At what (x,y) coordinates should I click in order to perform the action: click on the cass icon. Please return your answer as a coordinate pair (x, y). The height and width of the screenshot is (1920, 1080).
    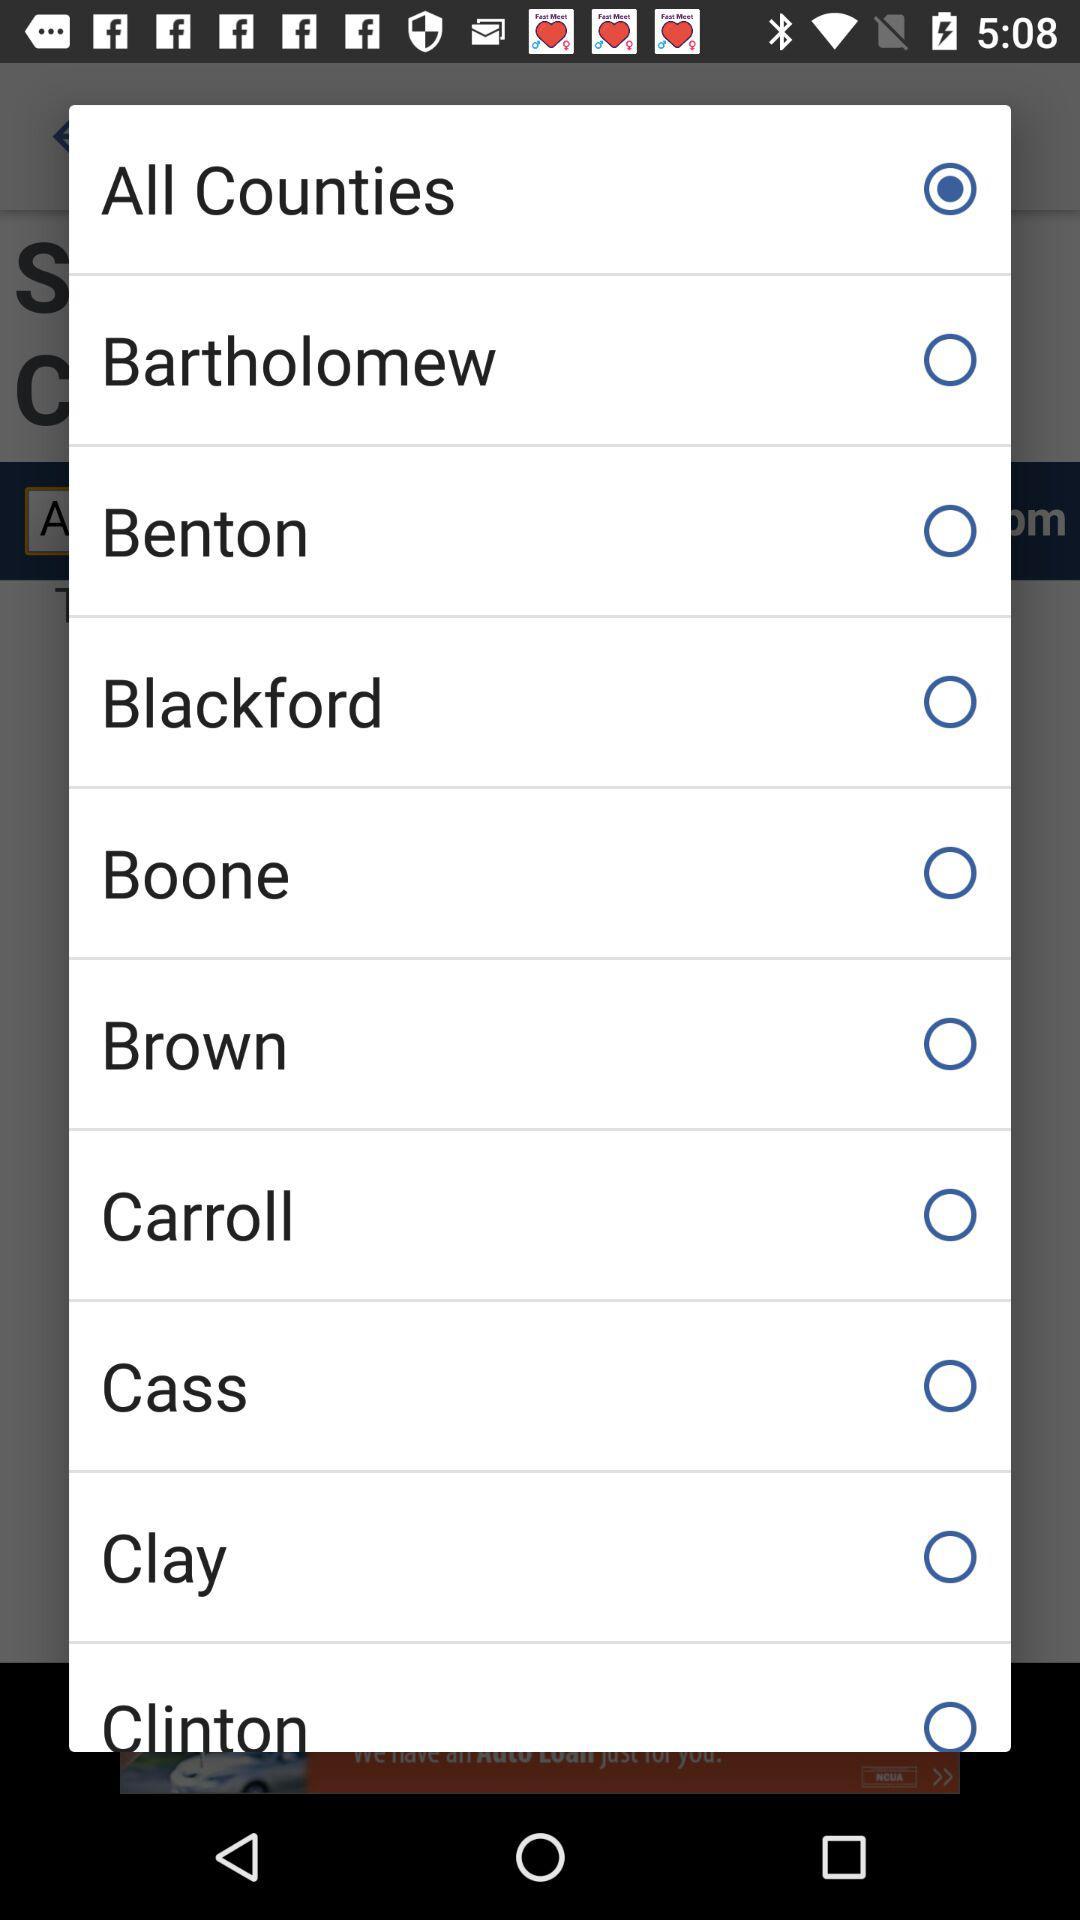
    Looking at the image, I should click on (540, 1385).